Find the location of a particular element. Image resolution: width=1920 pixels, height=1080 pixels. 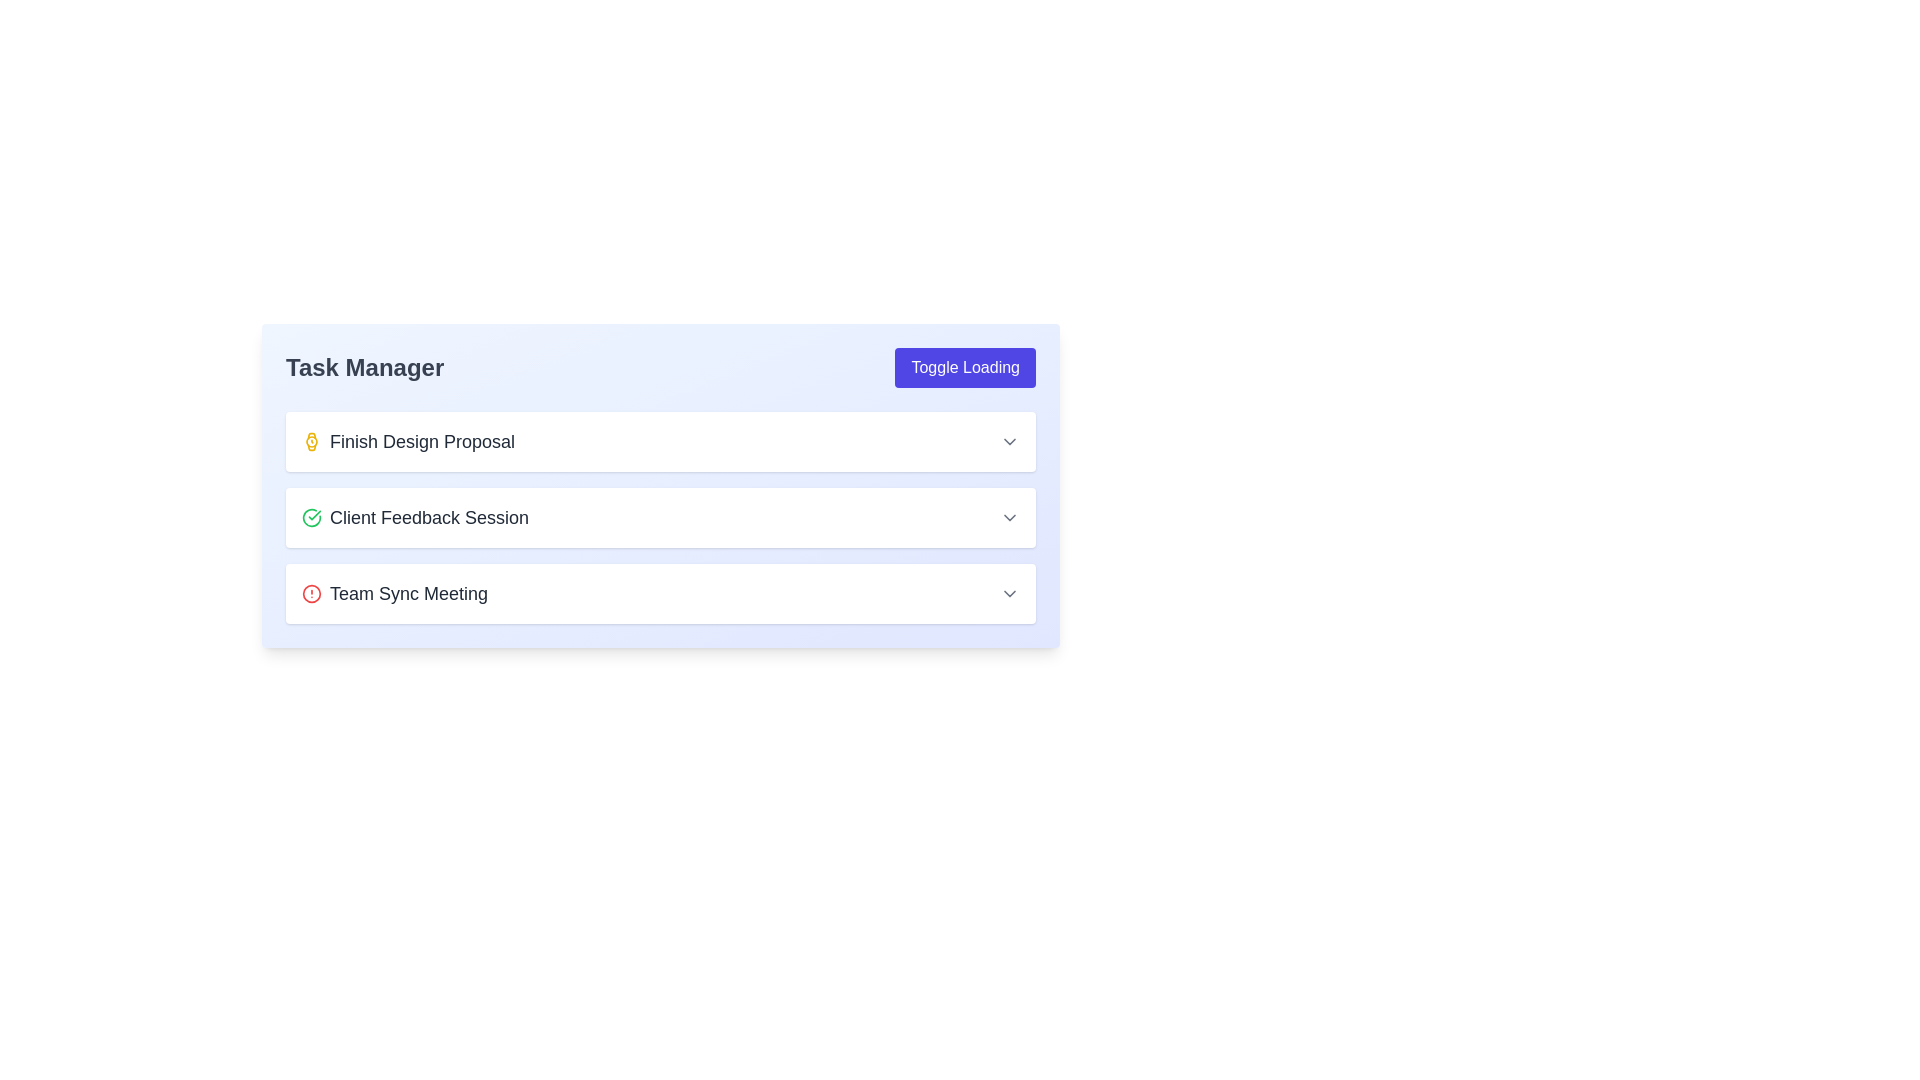

the text label that describes a specific task item within the task manager, located in the first task row, centered to the right of an icon and below the heading 'Task Manager' is located at coordinates (421, 441).